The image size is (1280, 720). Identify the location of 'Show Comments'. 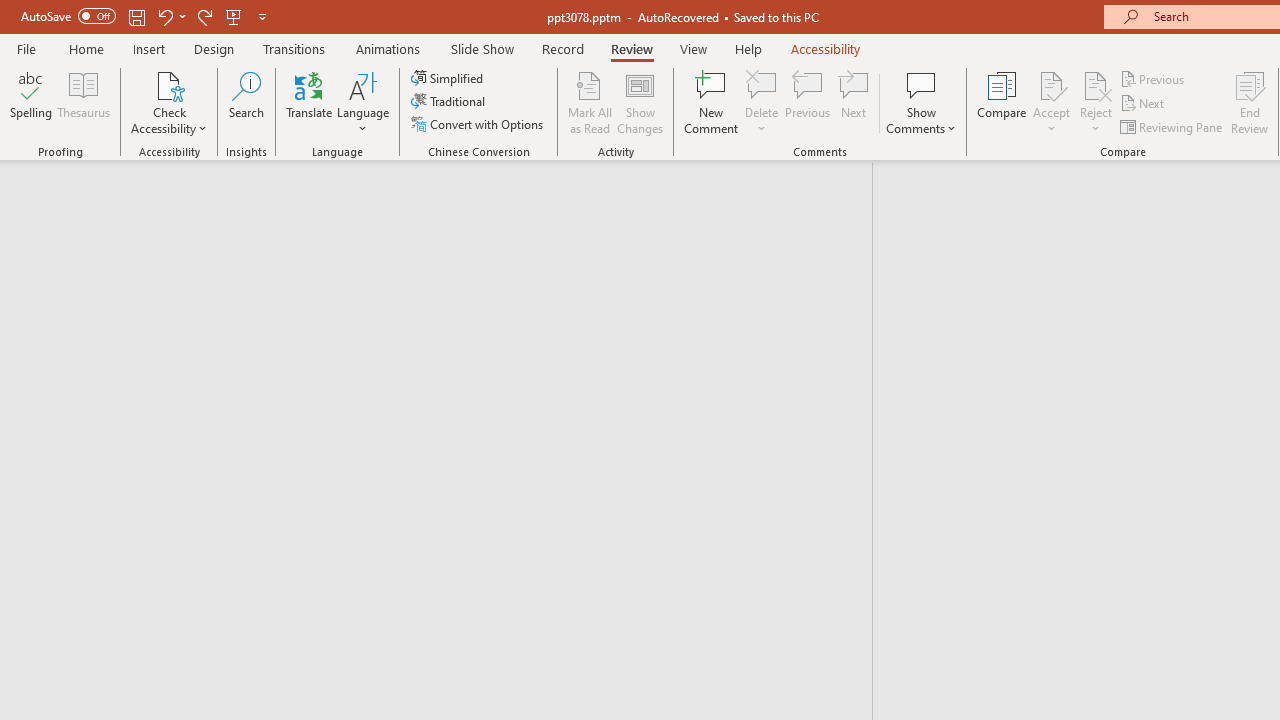
(920, 84).